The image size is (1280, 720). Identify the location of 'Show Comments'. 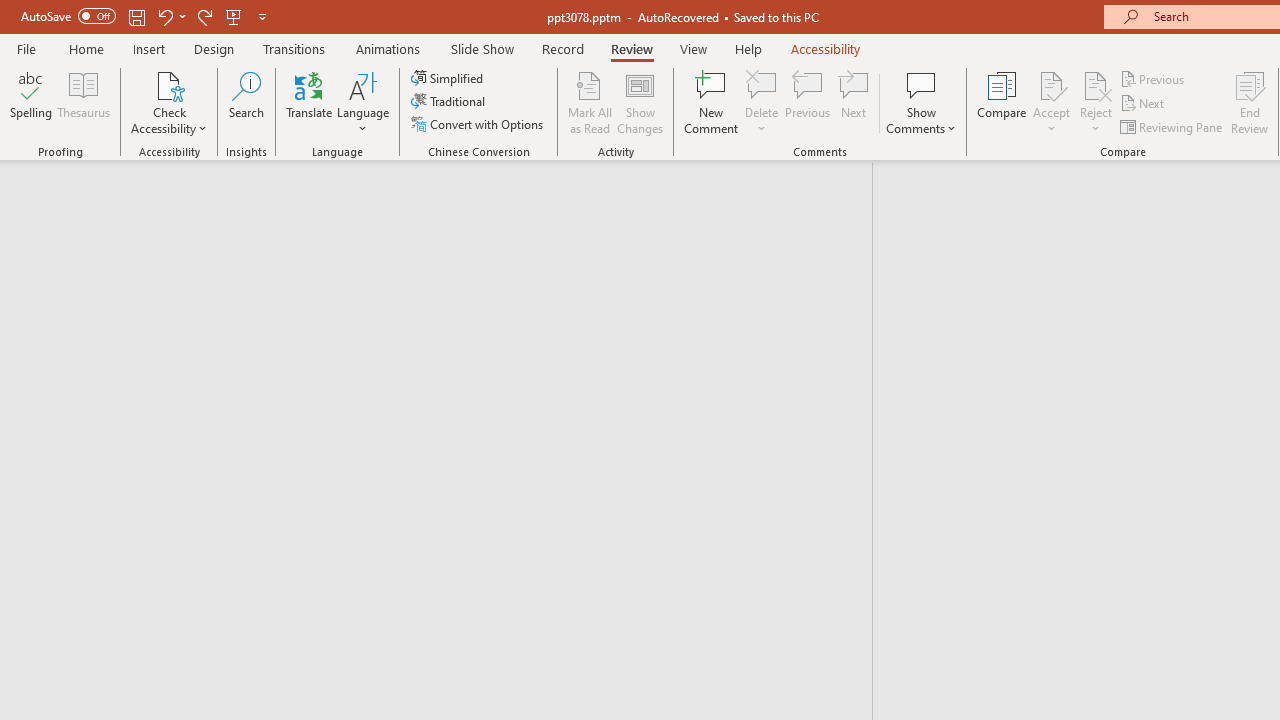
(920, 84).